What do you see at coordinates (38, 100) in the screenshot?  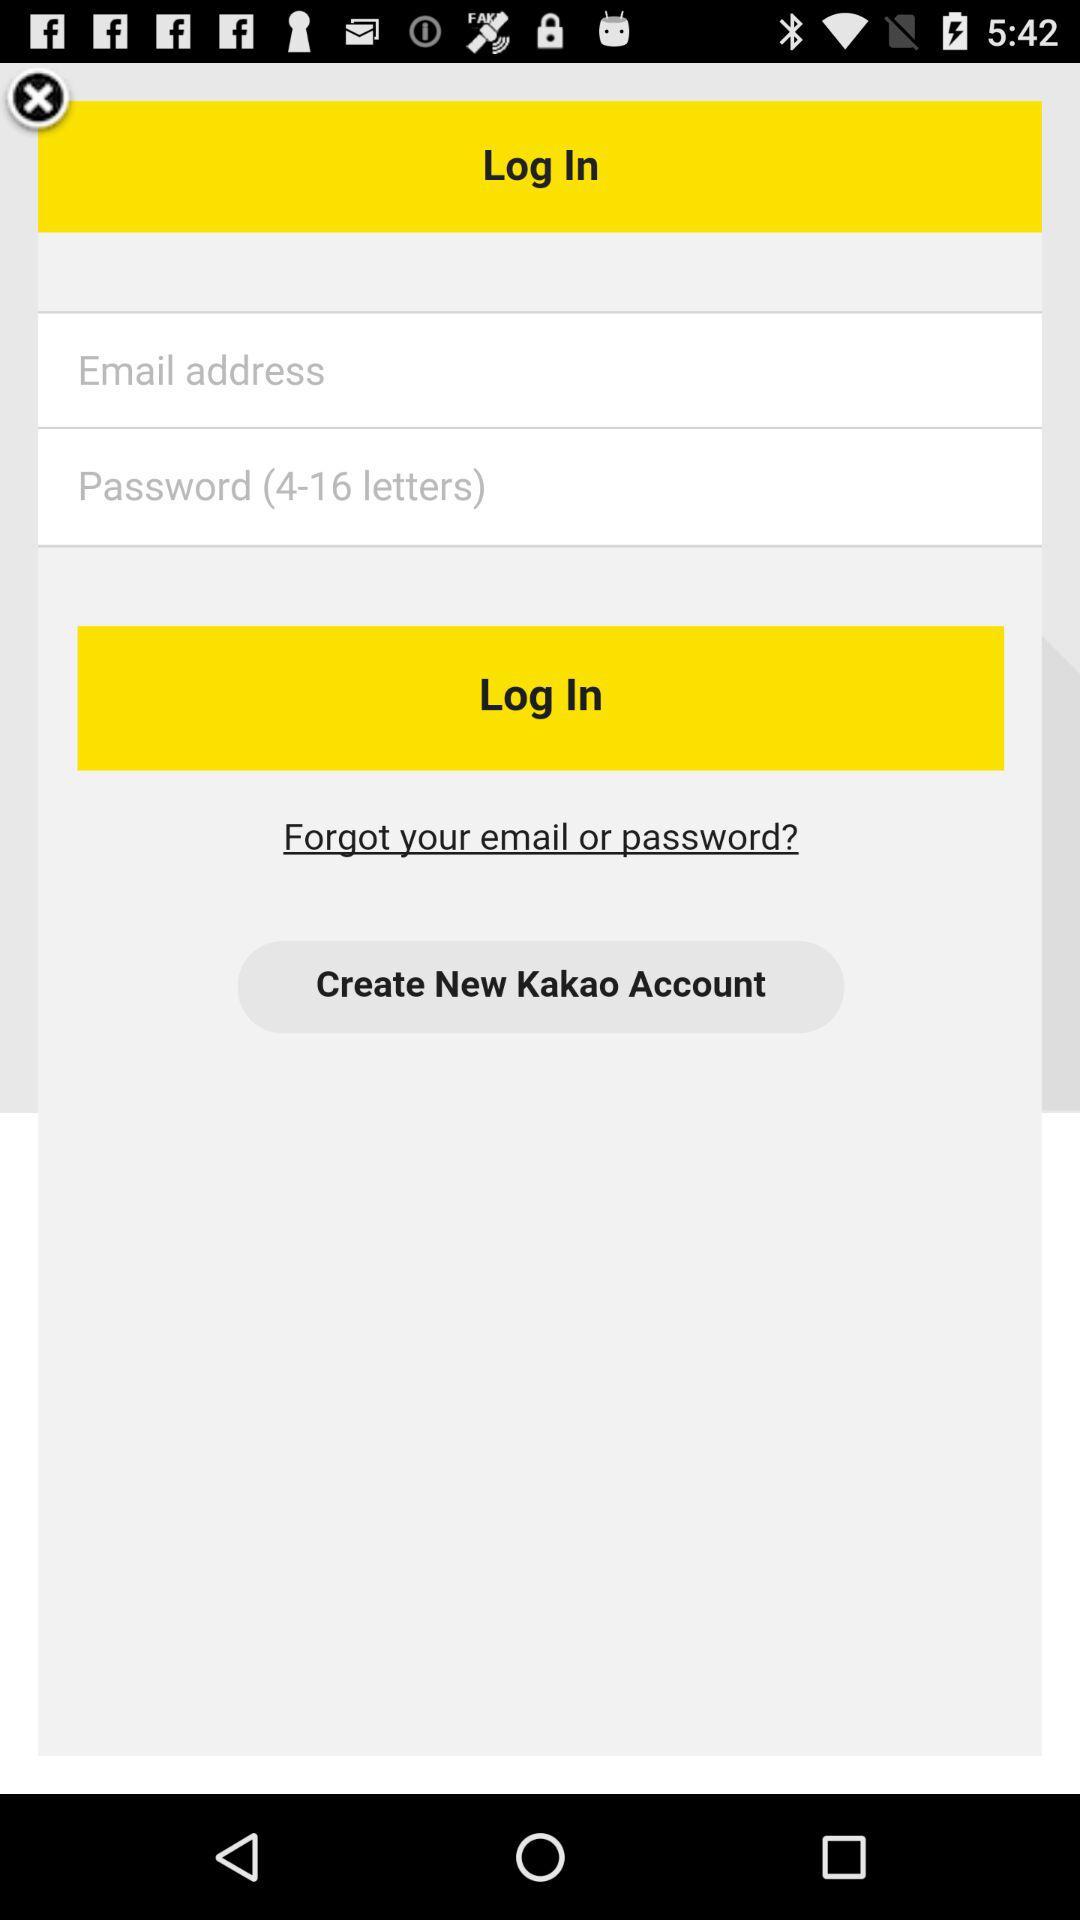 I see `cancel login` at bounding box center [38, 100].